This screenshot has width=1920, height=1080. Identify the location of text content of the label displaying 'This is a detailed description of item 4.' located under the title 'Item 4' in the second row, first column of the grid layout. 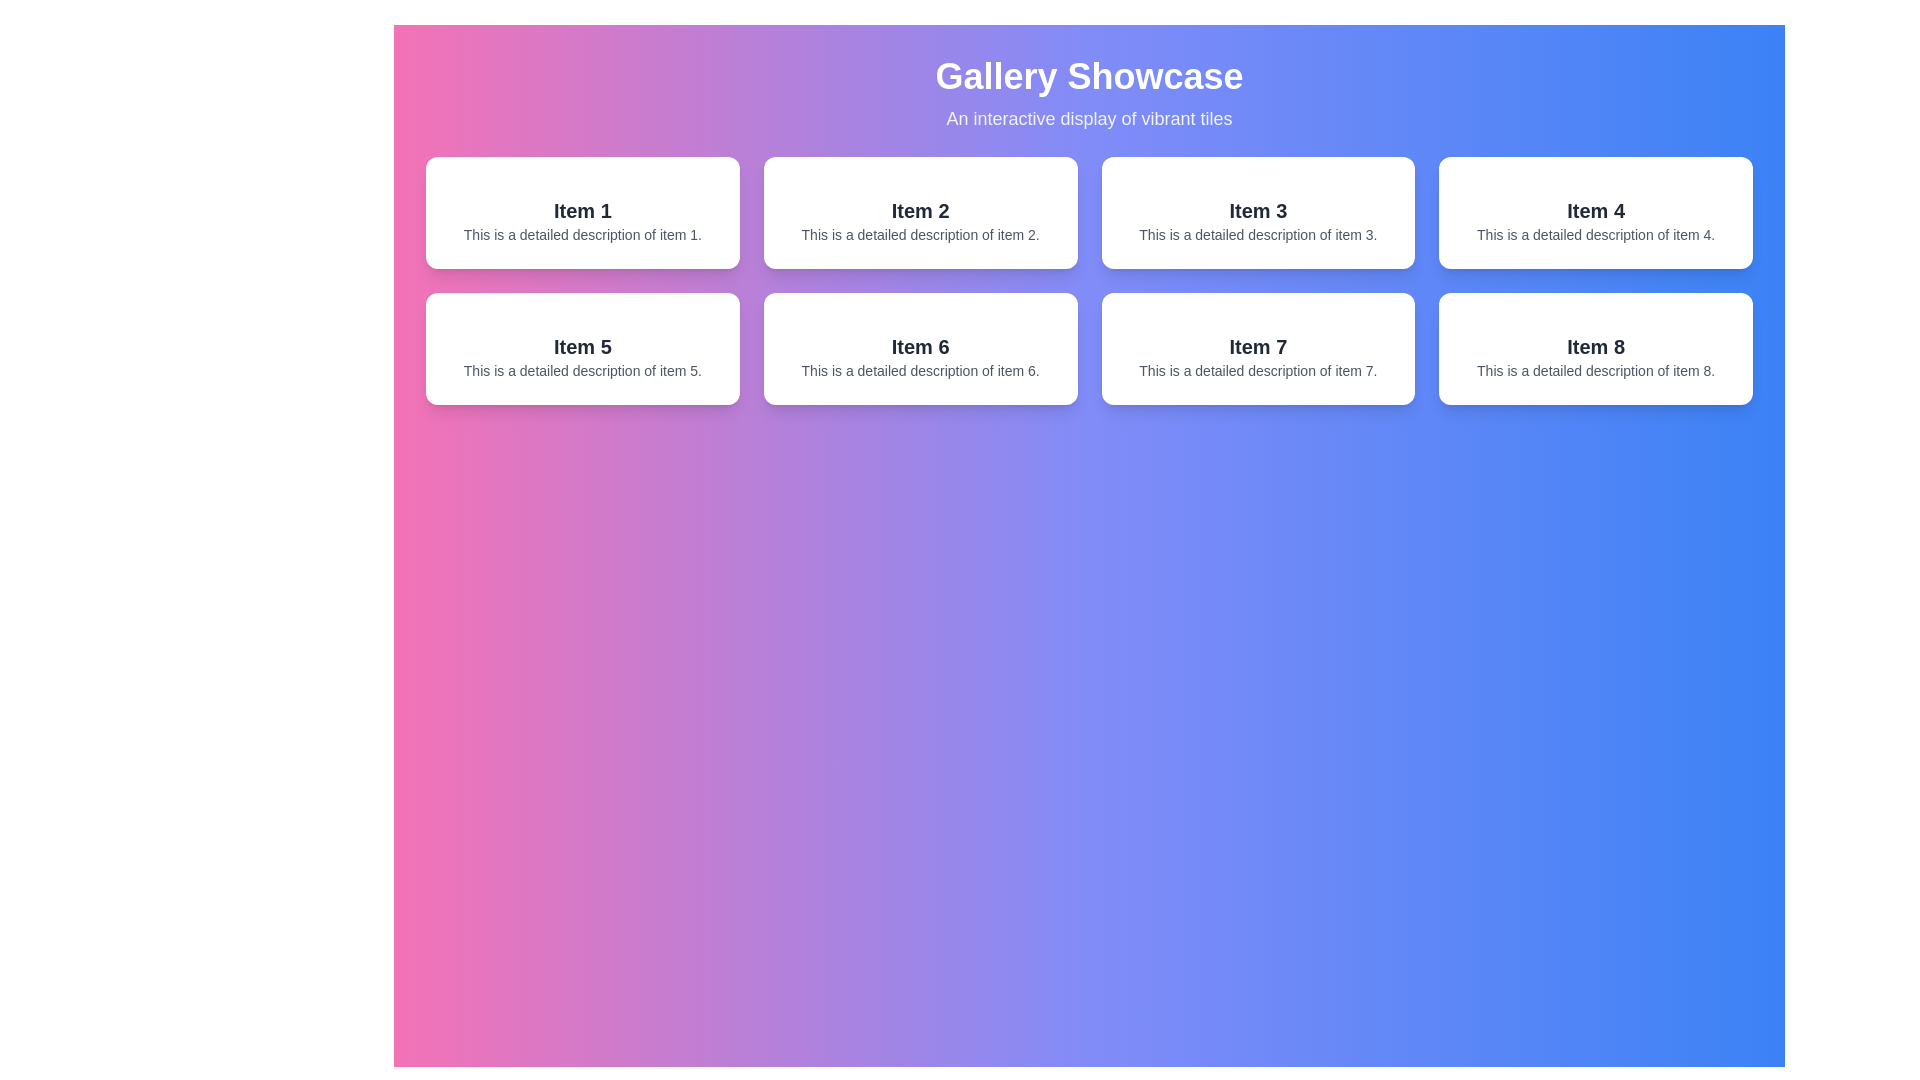
(1595, 234).